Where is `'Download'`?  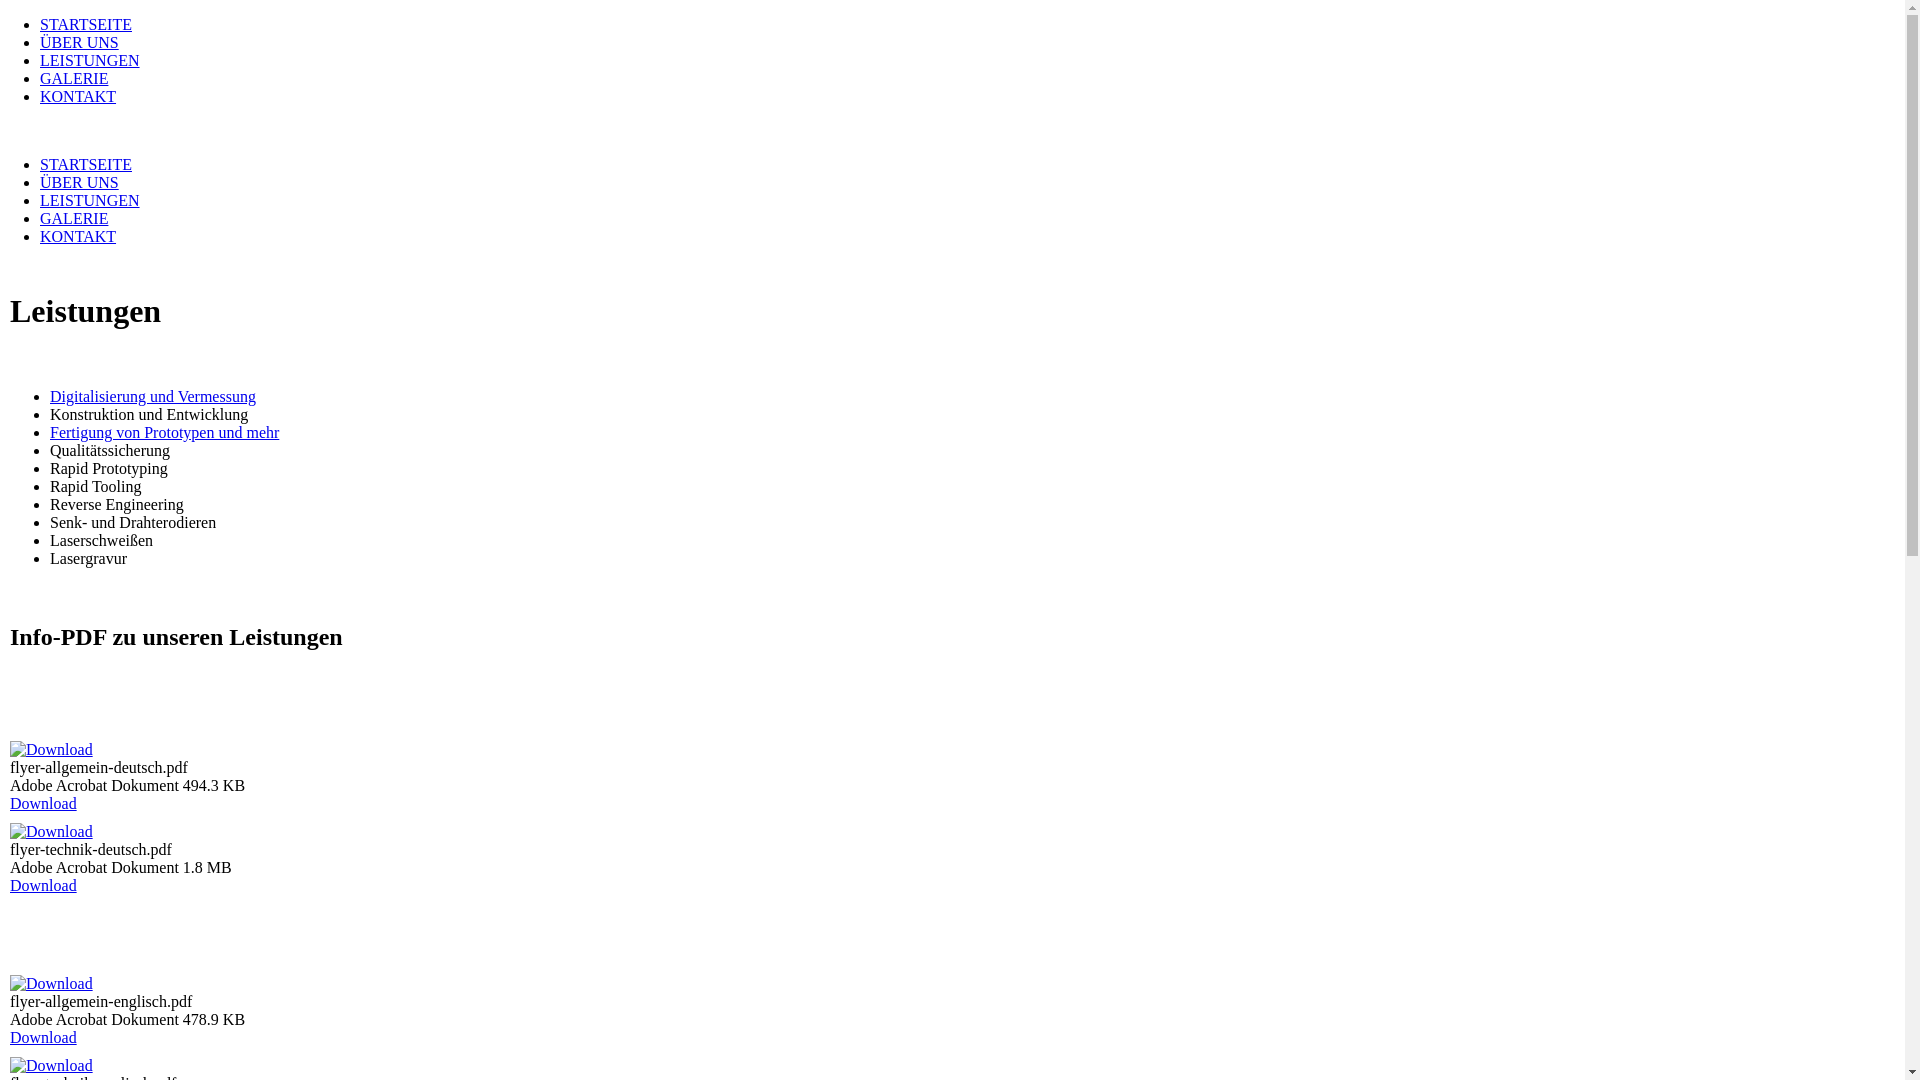
'Download' is located at coordinates (9, 802).